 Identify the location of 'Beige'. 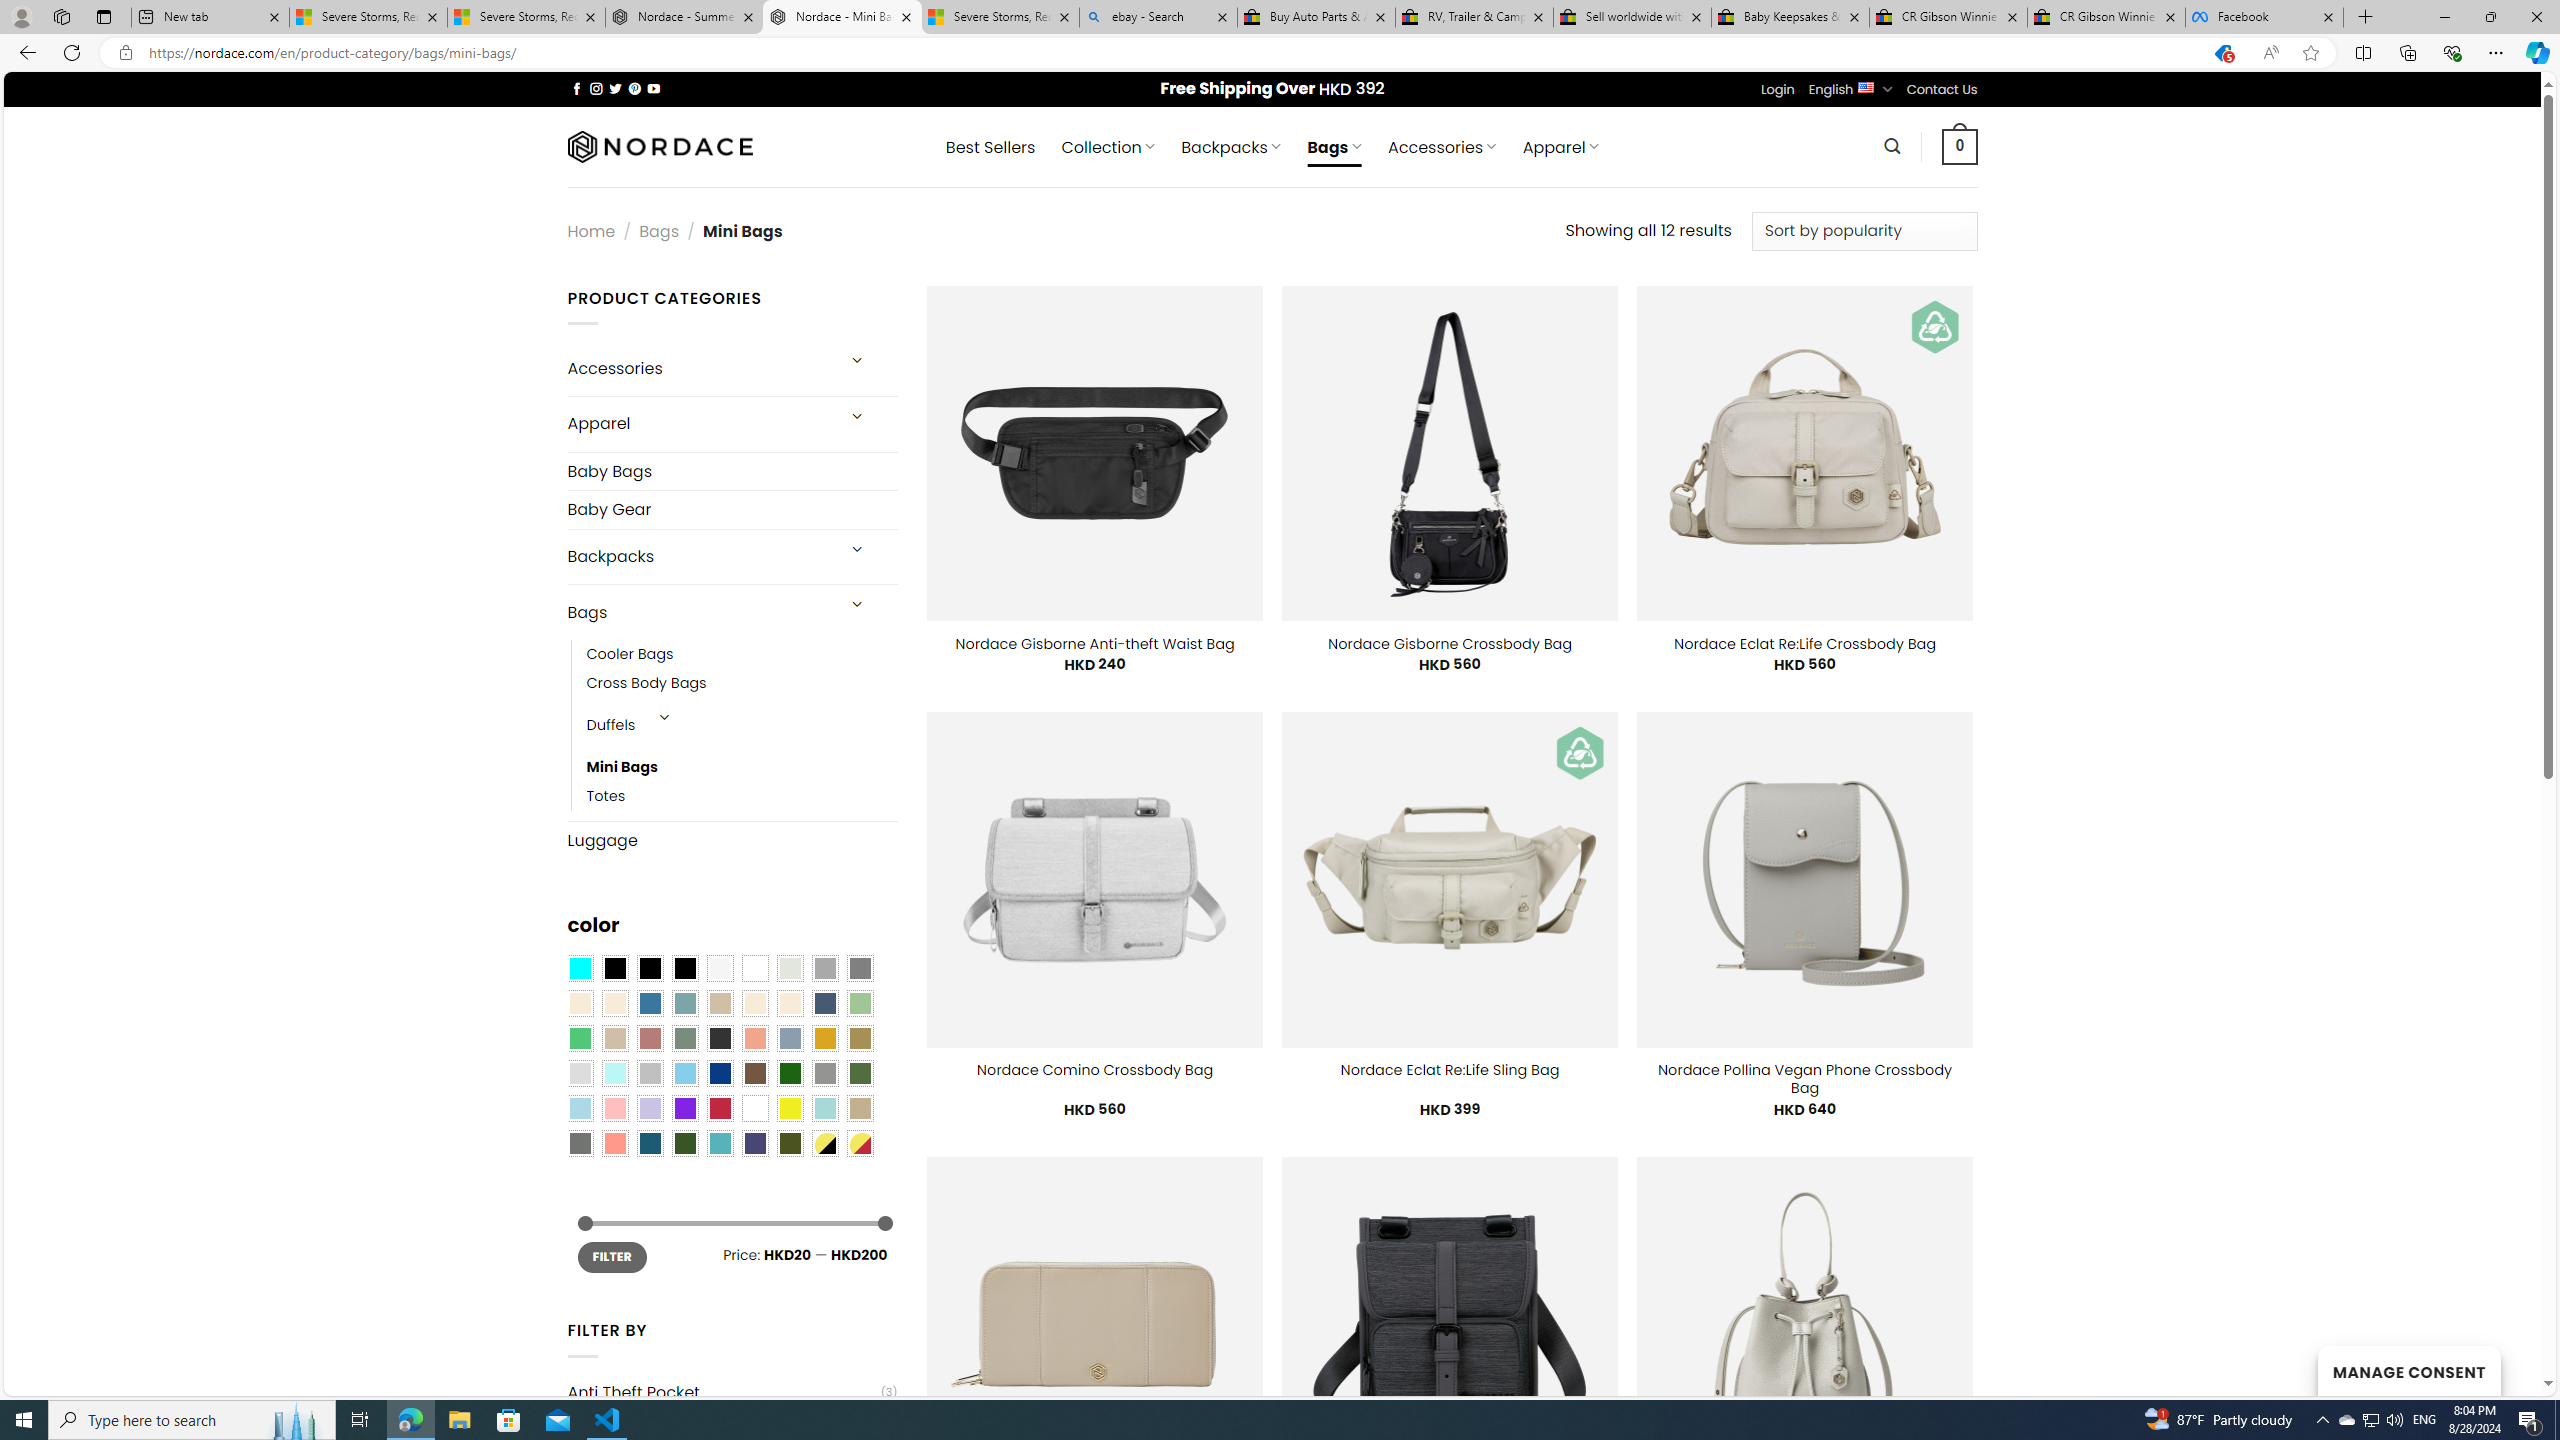
(578, 1003).